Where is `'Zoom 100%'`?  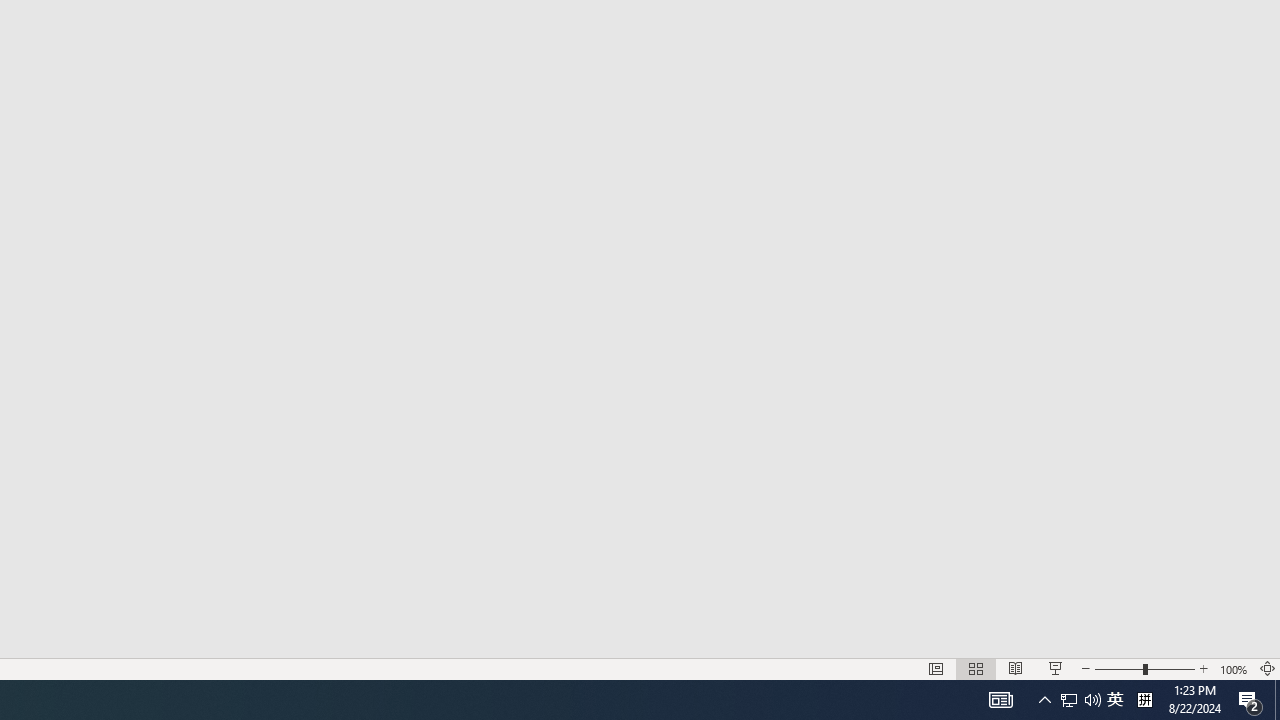
'Zoom 100%' is located at coordinates (1233, 669).